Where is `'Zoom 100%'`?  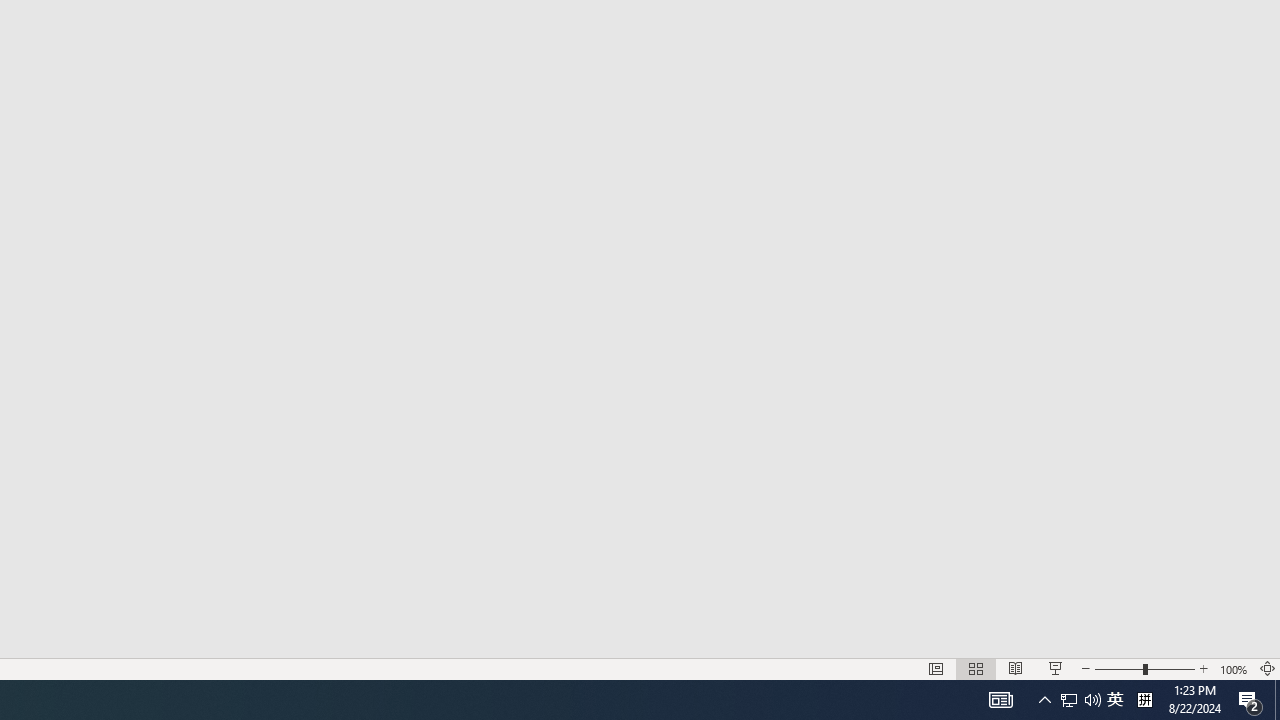
'Zoom 100%' is located at coordinates (1233, 669).